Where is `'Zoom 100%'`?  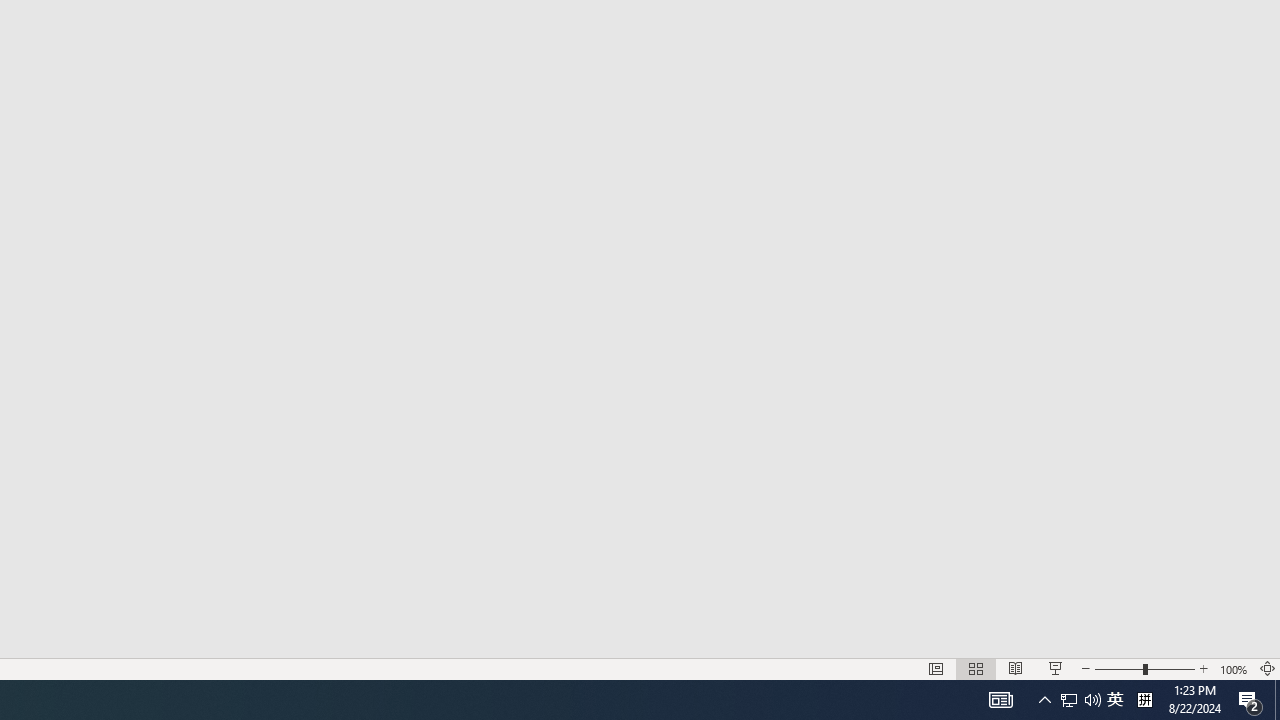
'Zoom 100%' is located at coordinates (1233, 669).